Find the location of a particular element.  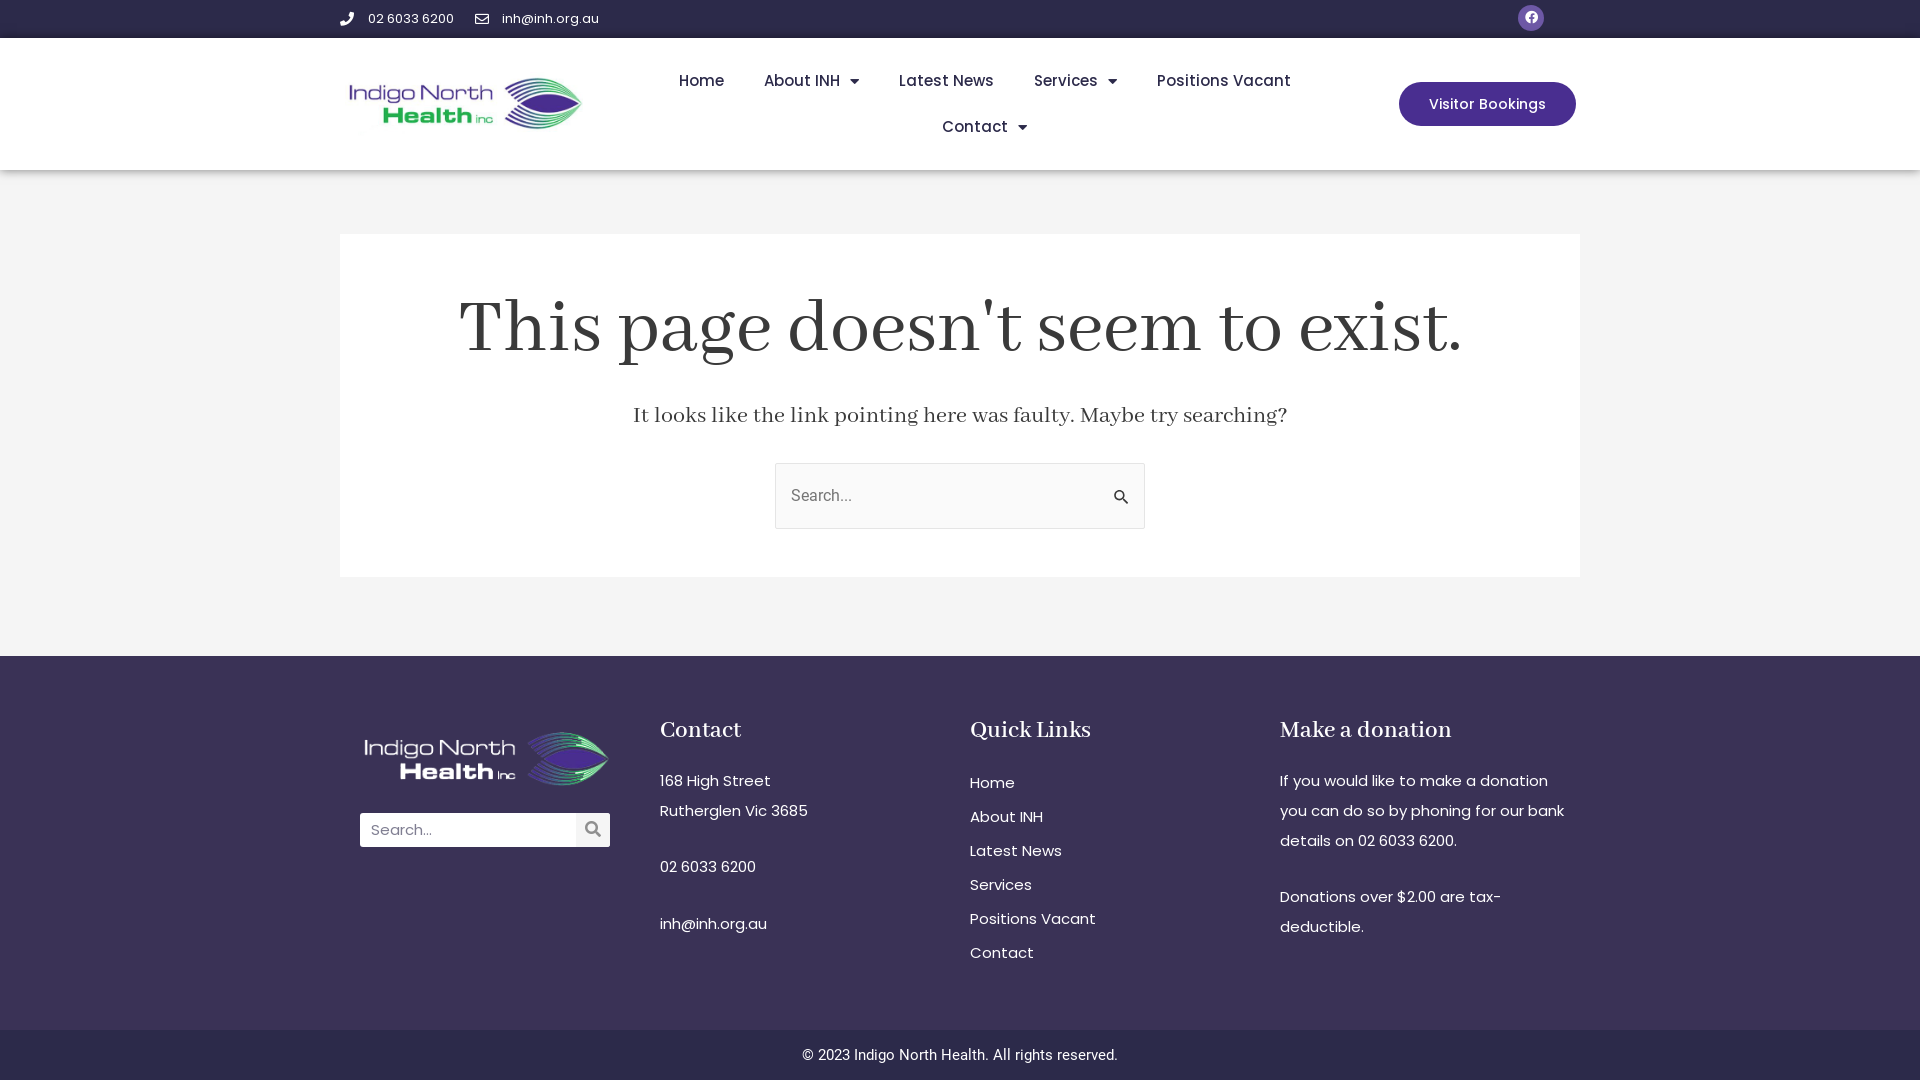

'Contact' is located at coordinates (1113, 951).